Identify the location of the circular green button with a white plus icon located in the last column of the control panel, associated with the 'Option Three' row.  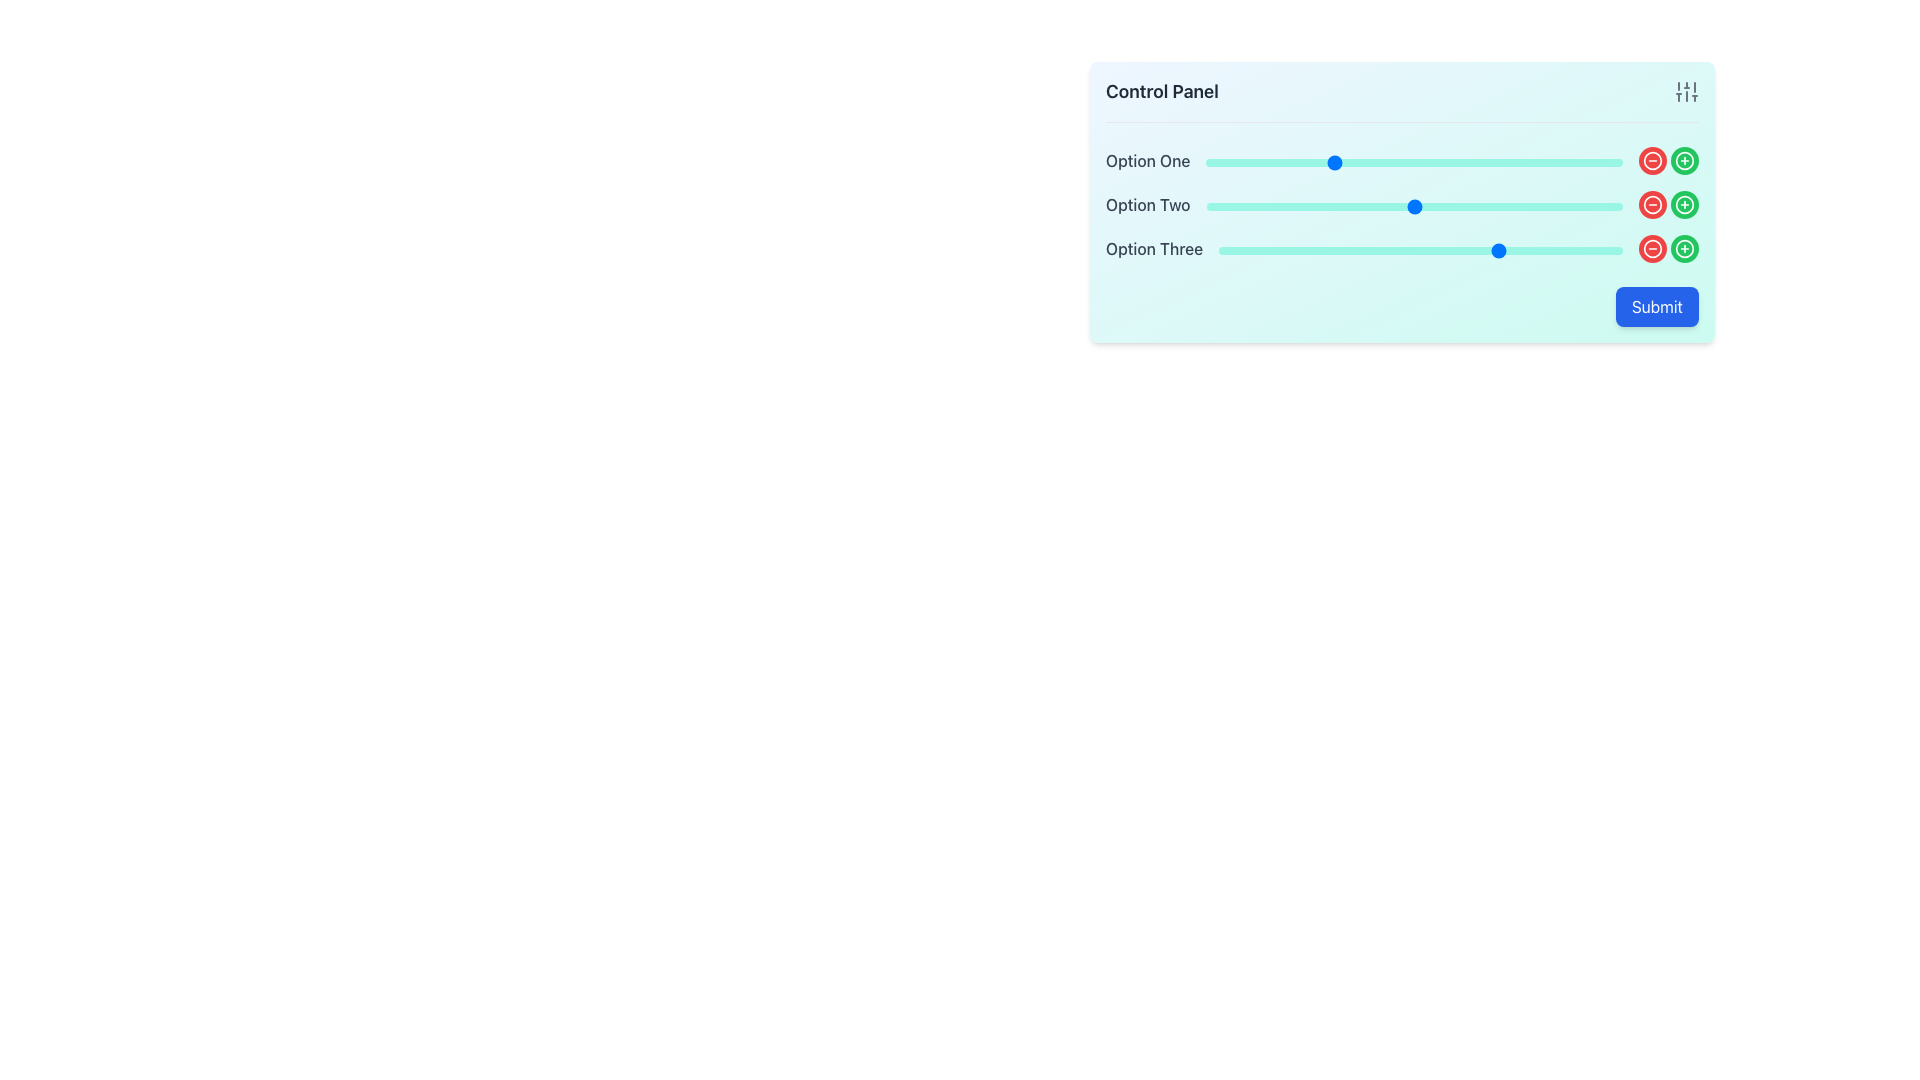
(1683, 248).